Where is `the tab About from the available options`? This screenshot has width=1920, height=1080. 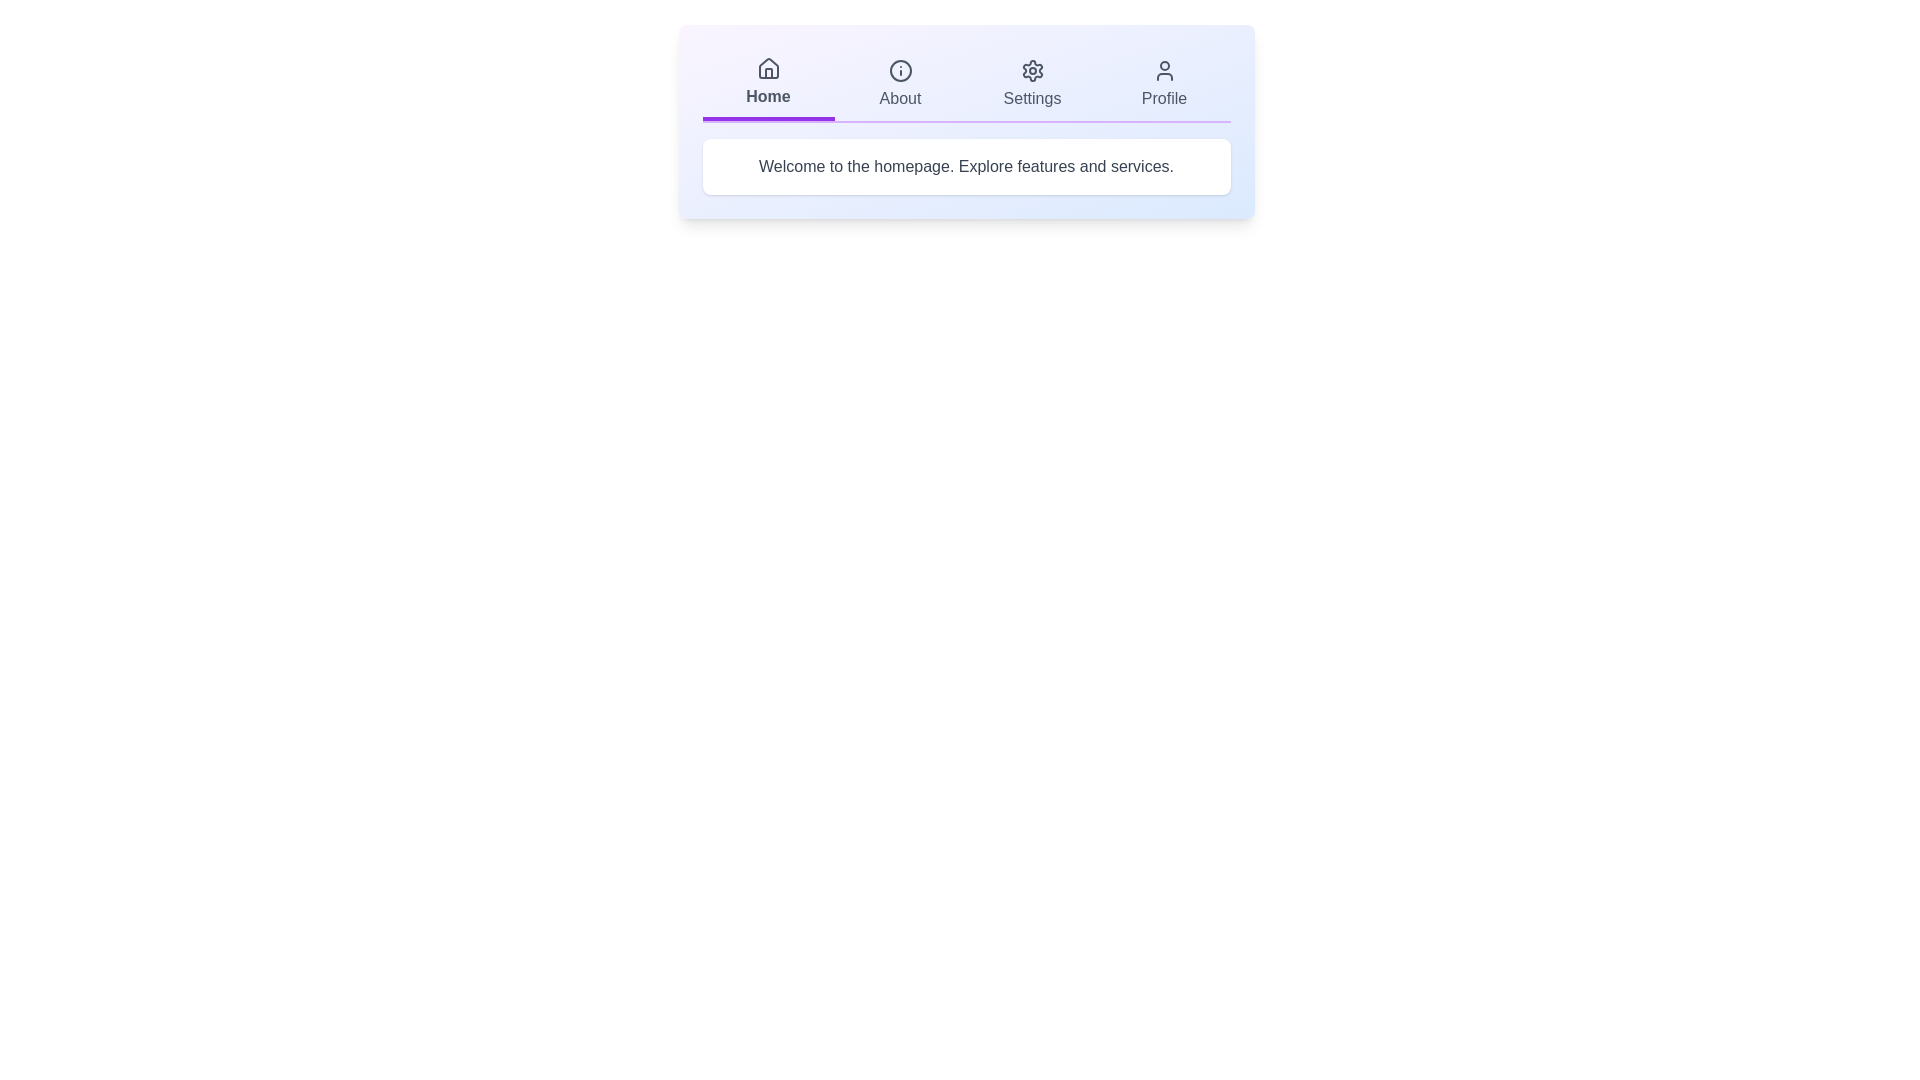 the tab About from the available options is located at coordinates (899, 83).